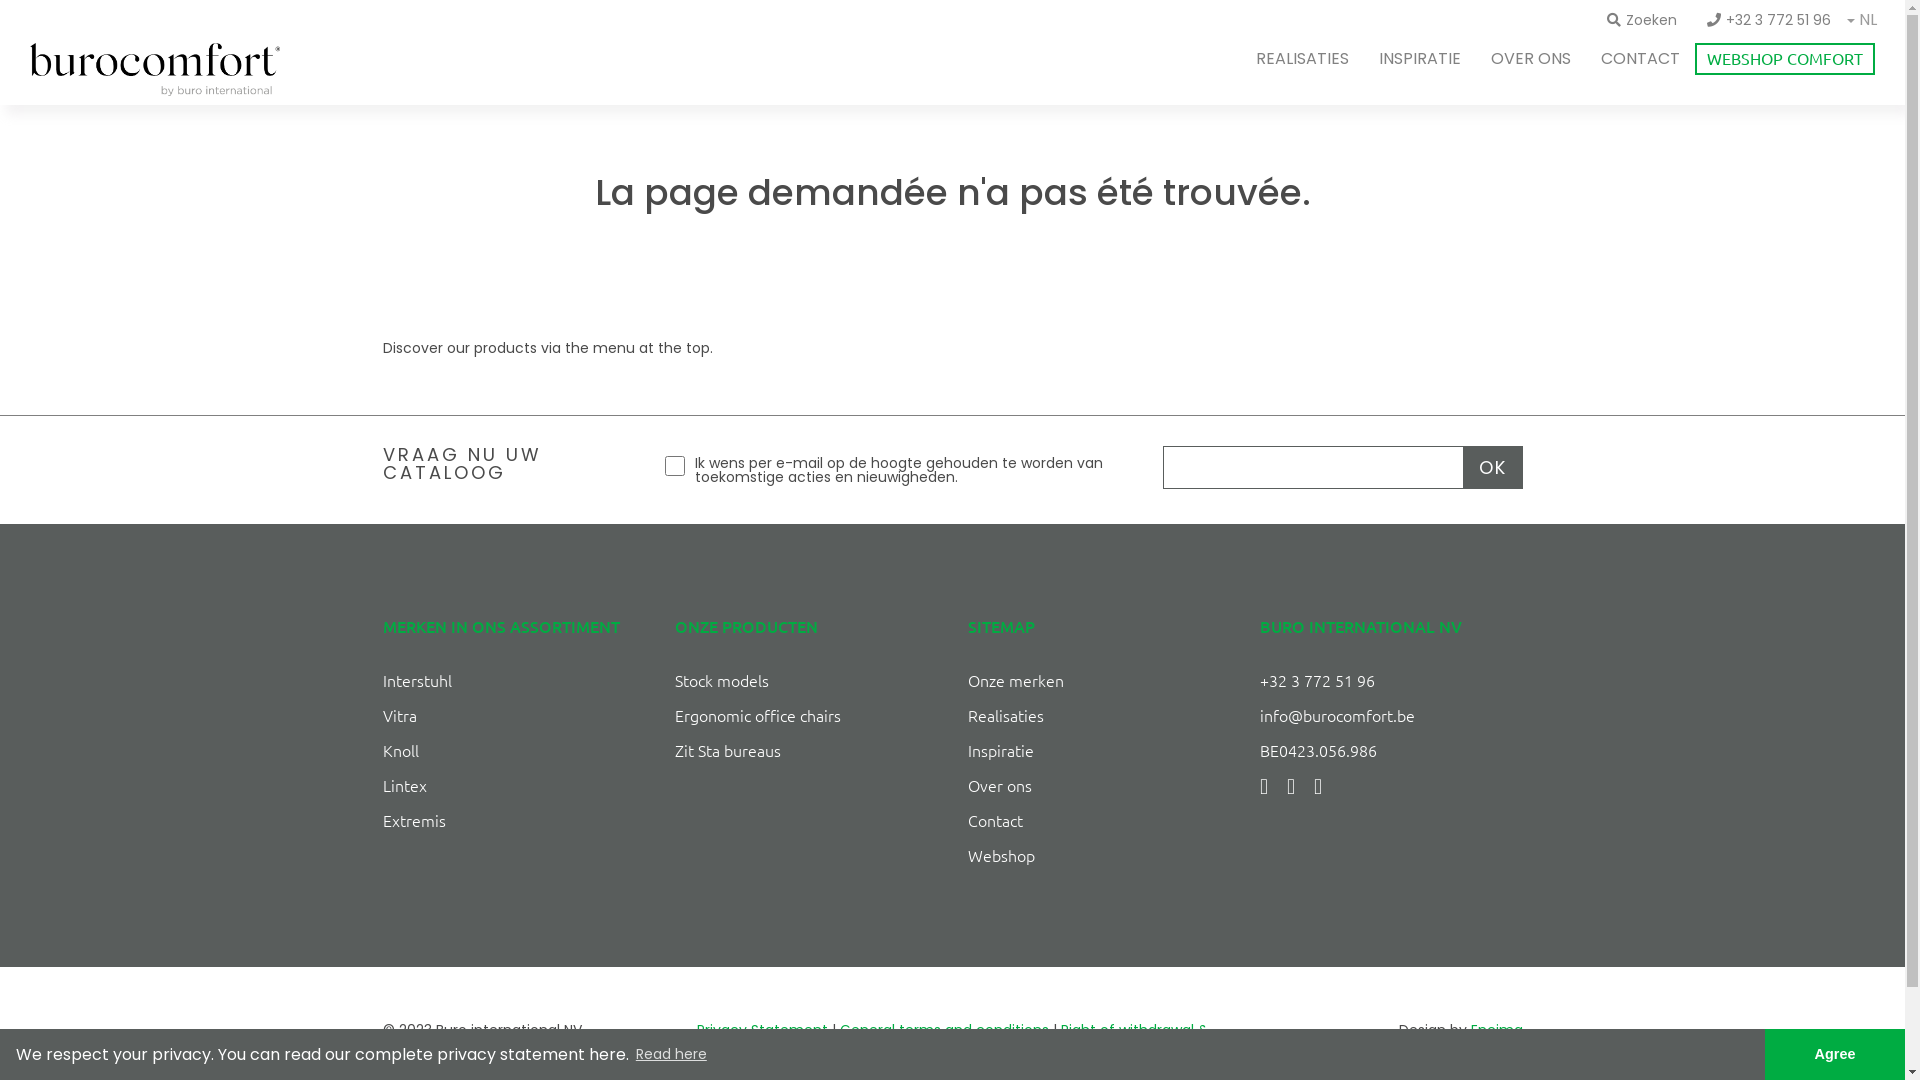  Describe the element at coordinates (1016, 678) in the screenshot. I see `'Onze merken'` at that location.